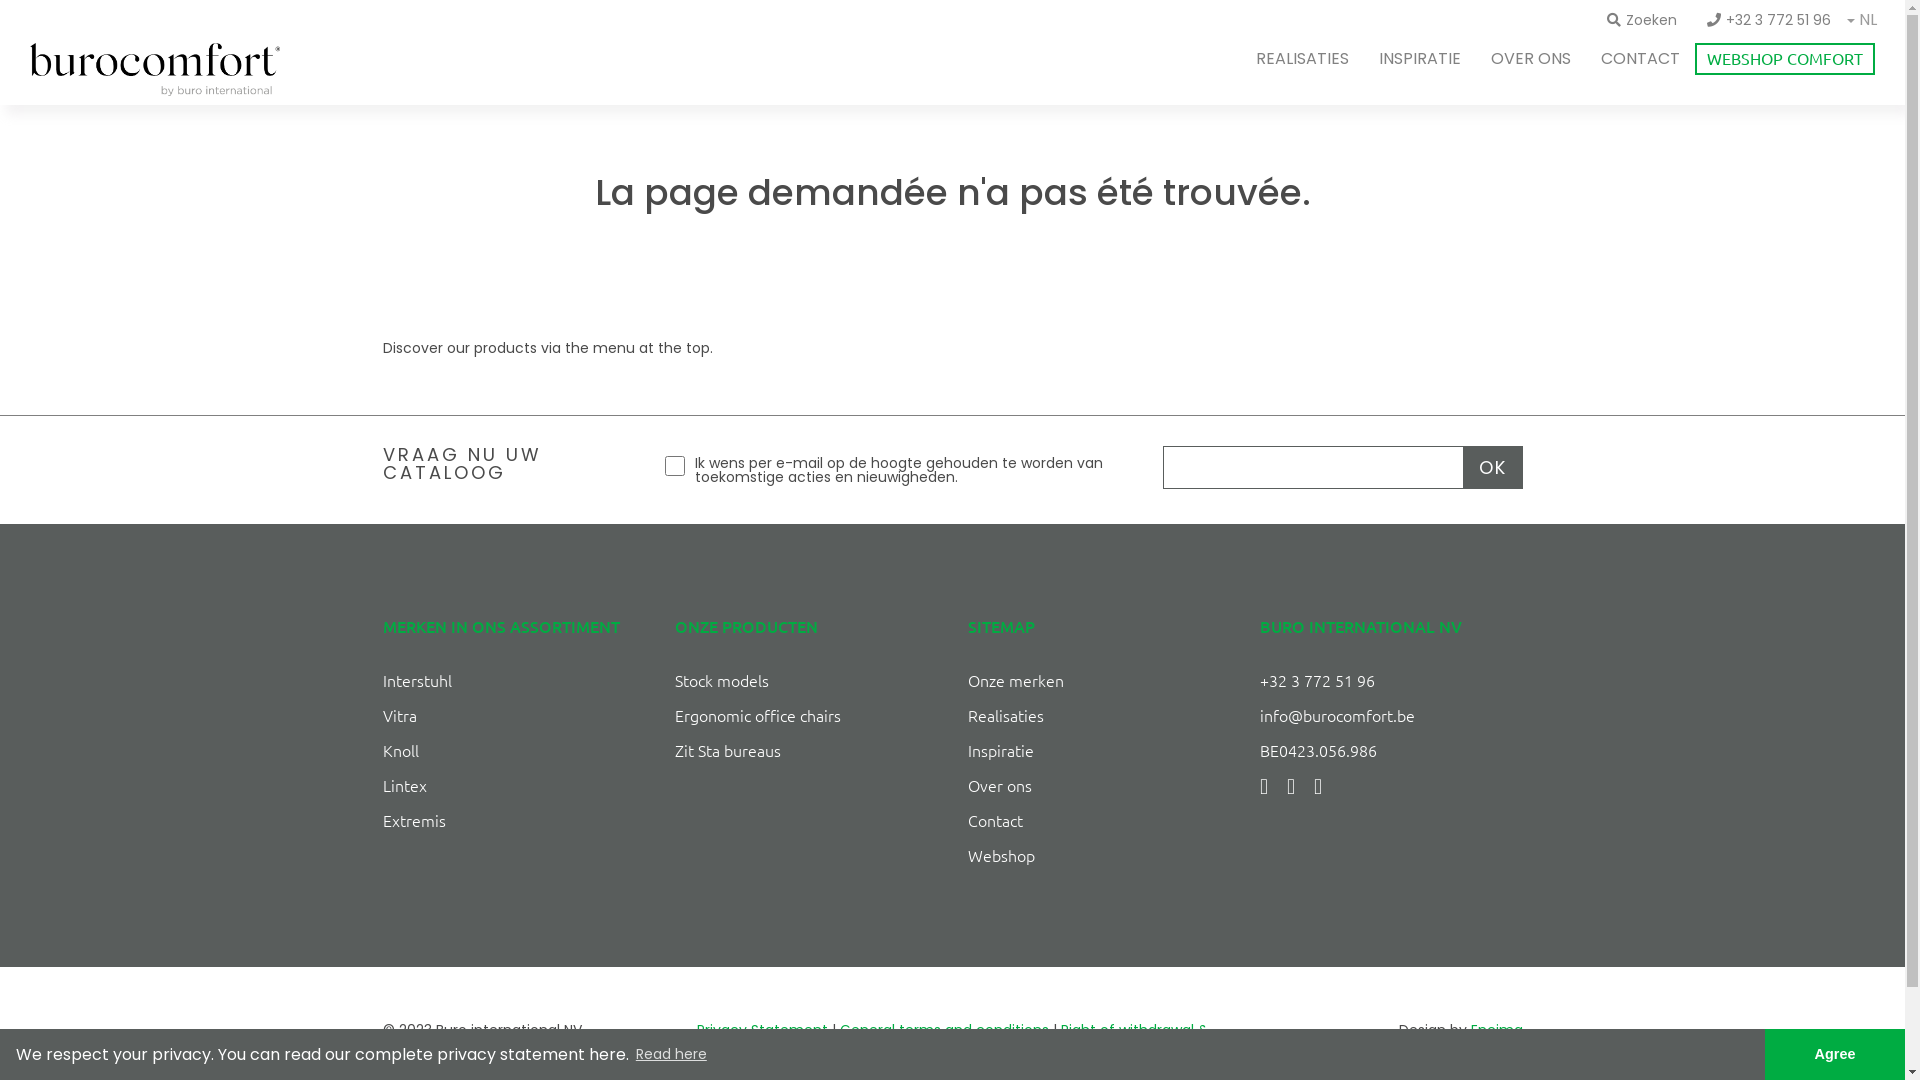  Describe the element at coordinates (1016, 678) in the screenshot. I see `'Onze merken'` at that location.